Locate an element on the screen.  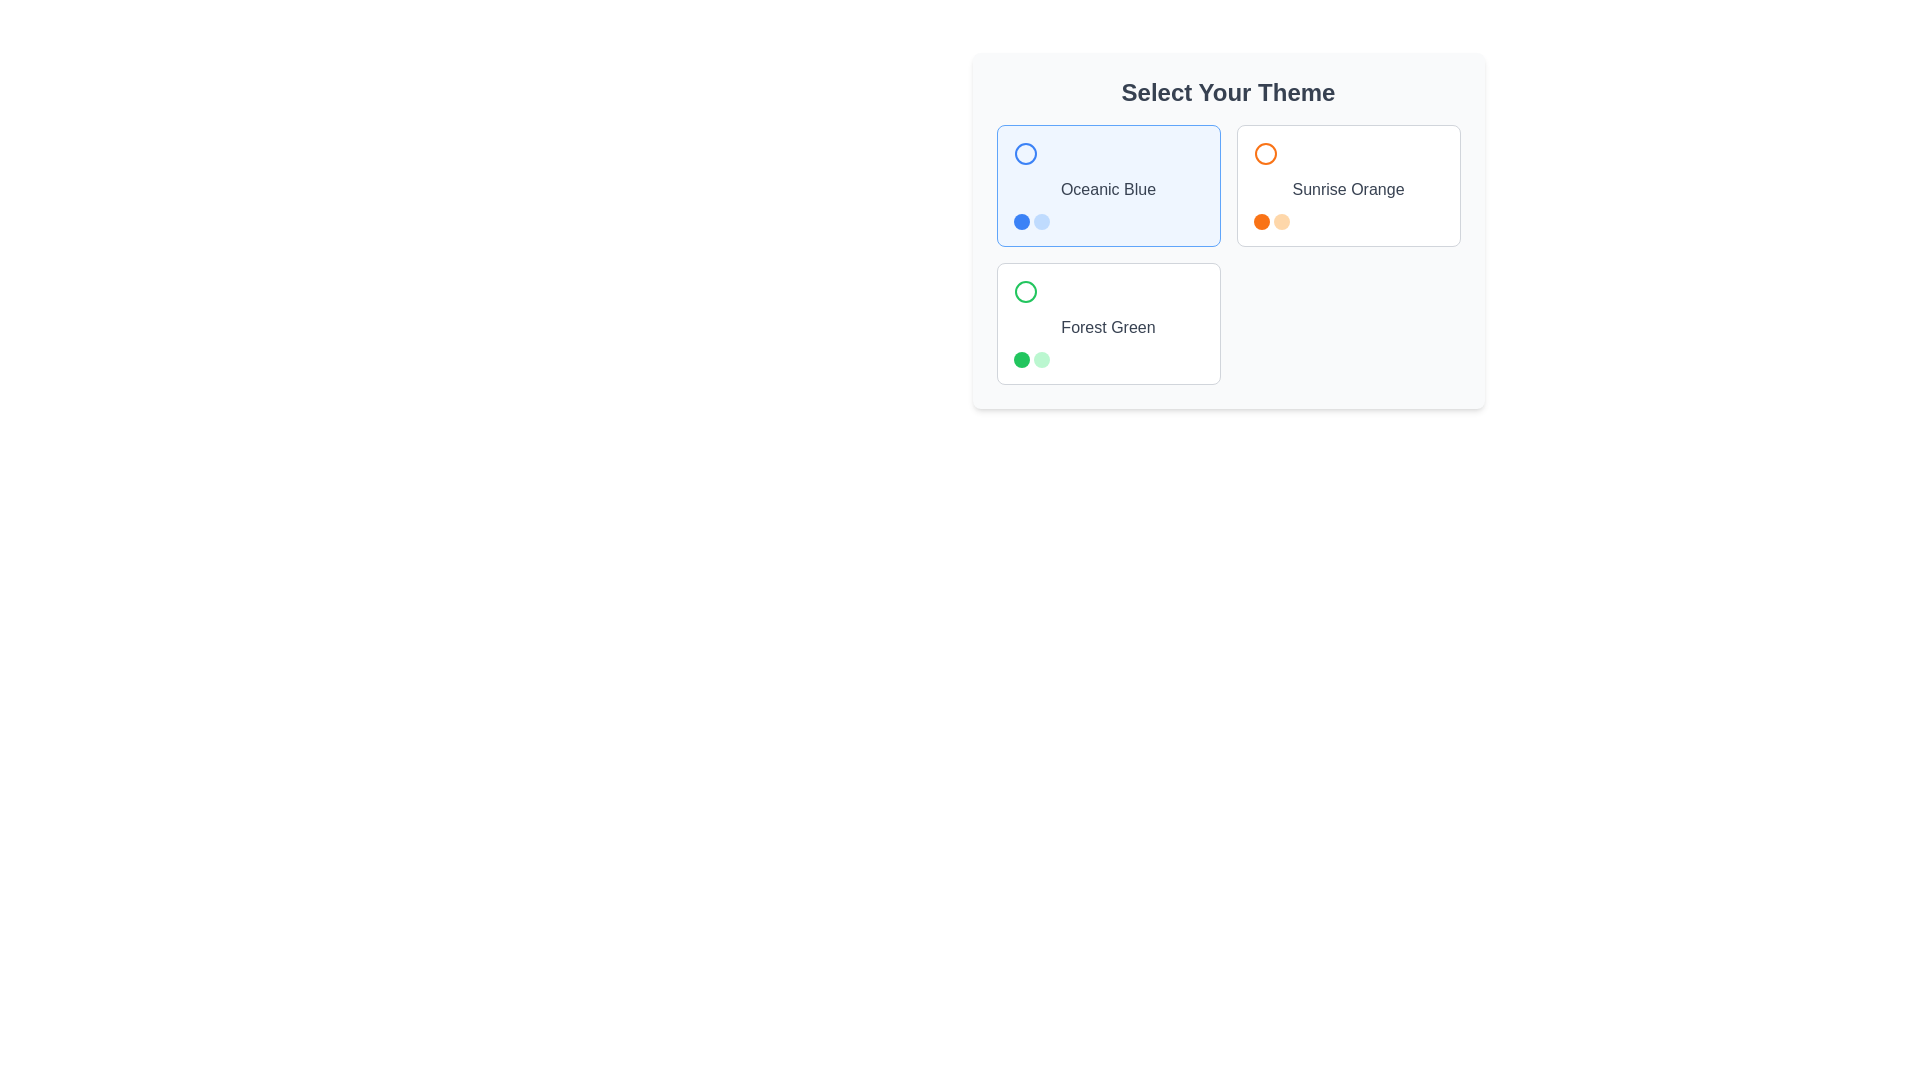
the individual circular icons representing color options in the 'Oceanic Blue' theme card, located at the bottom of the card is located at coordinates (1107, 222).